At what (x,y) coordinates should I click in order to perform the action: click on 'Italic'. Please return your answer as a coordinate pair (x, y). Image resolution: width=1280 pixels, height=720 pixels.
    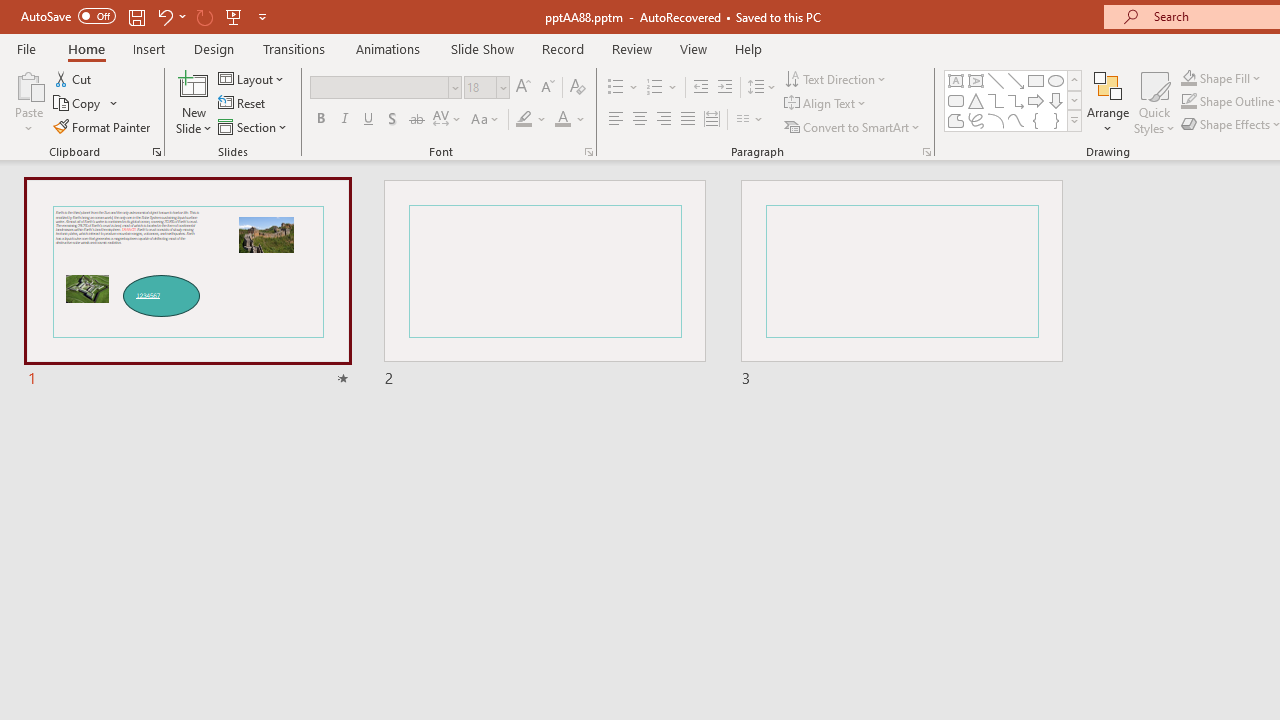
    Looking at the image, I should click on (344, 119).